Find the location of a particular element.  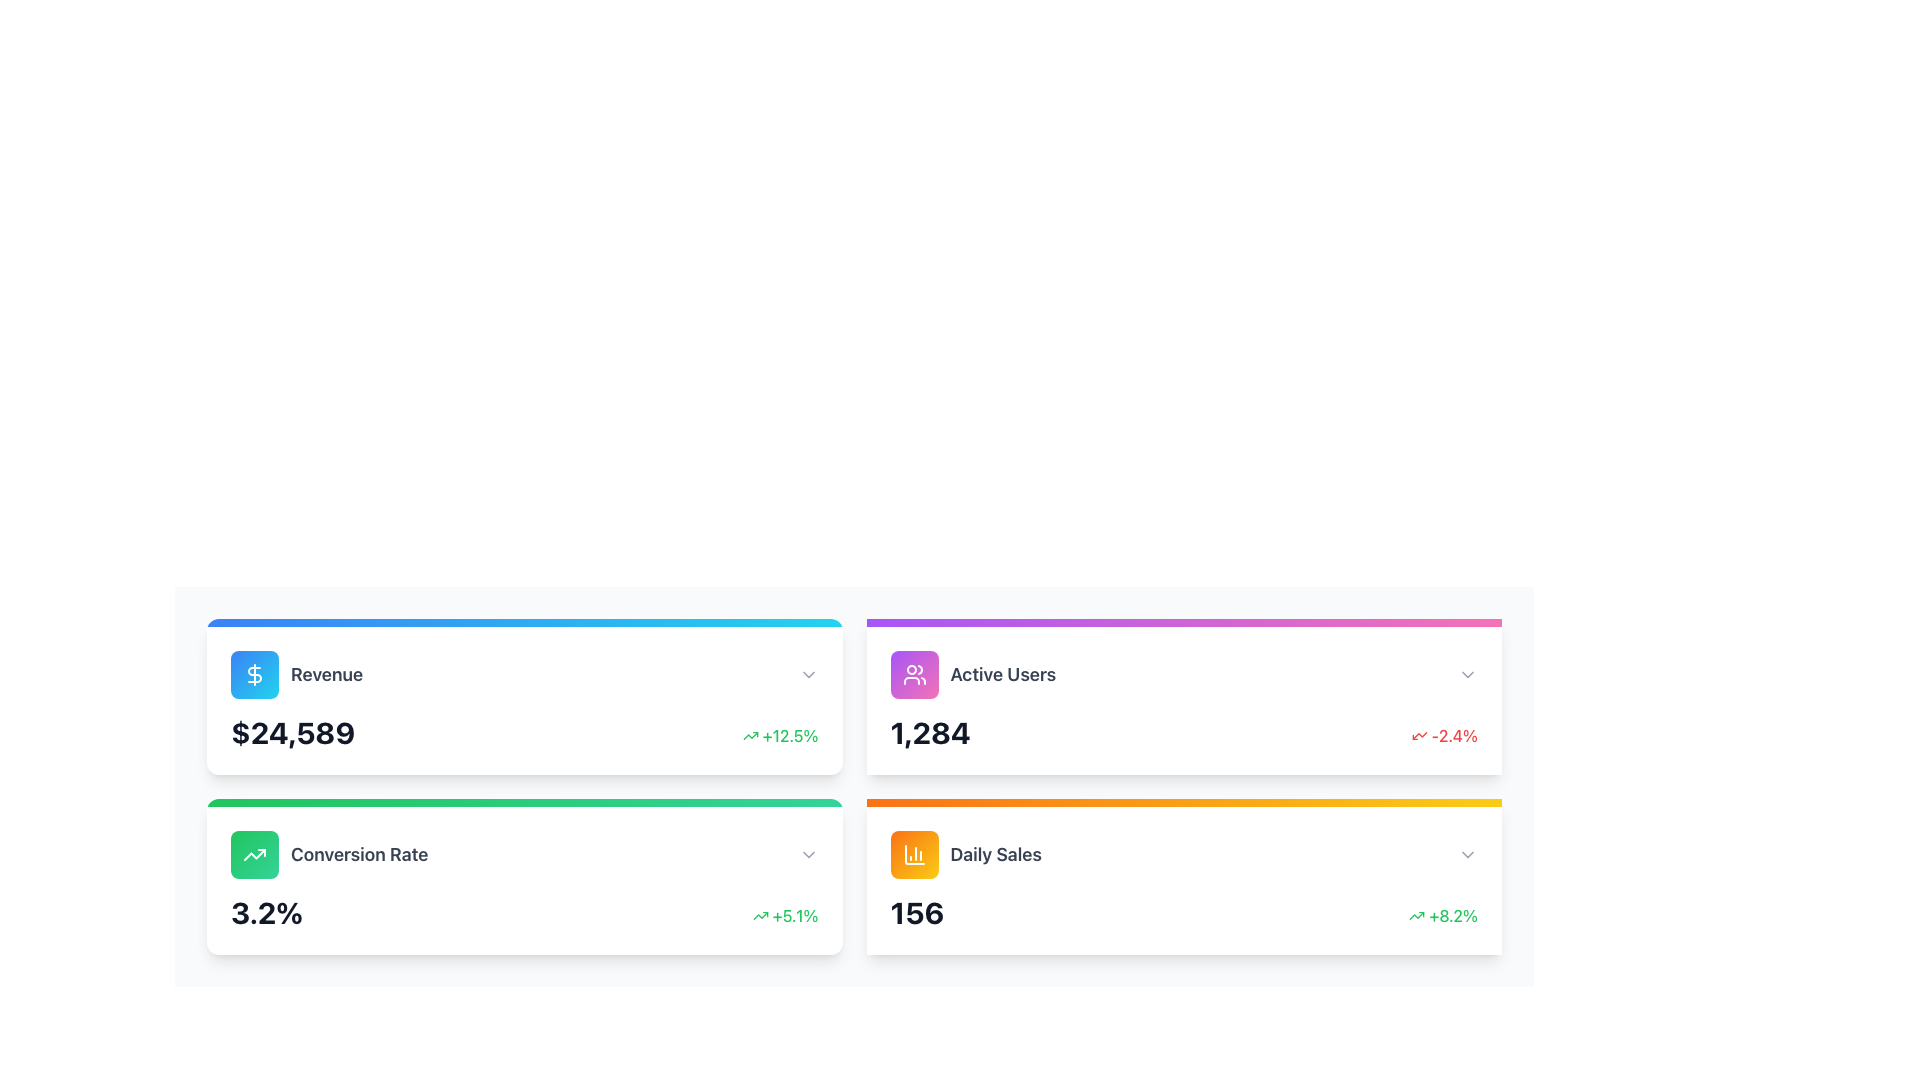

the 'Revenue' text label with the adjacent dollar sign icon, which is located at the top-left section of the dashboard interface is located at coordinates (296, 675).